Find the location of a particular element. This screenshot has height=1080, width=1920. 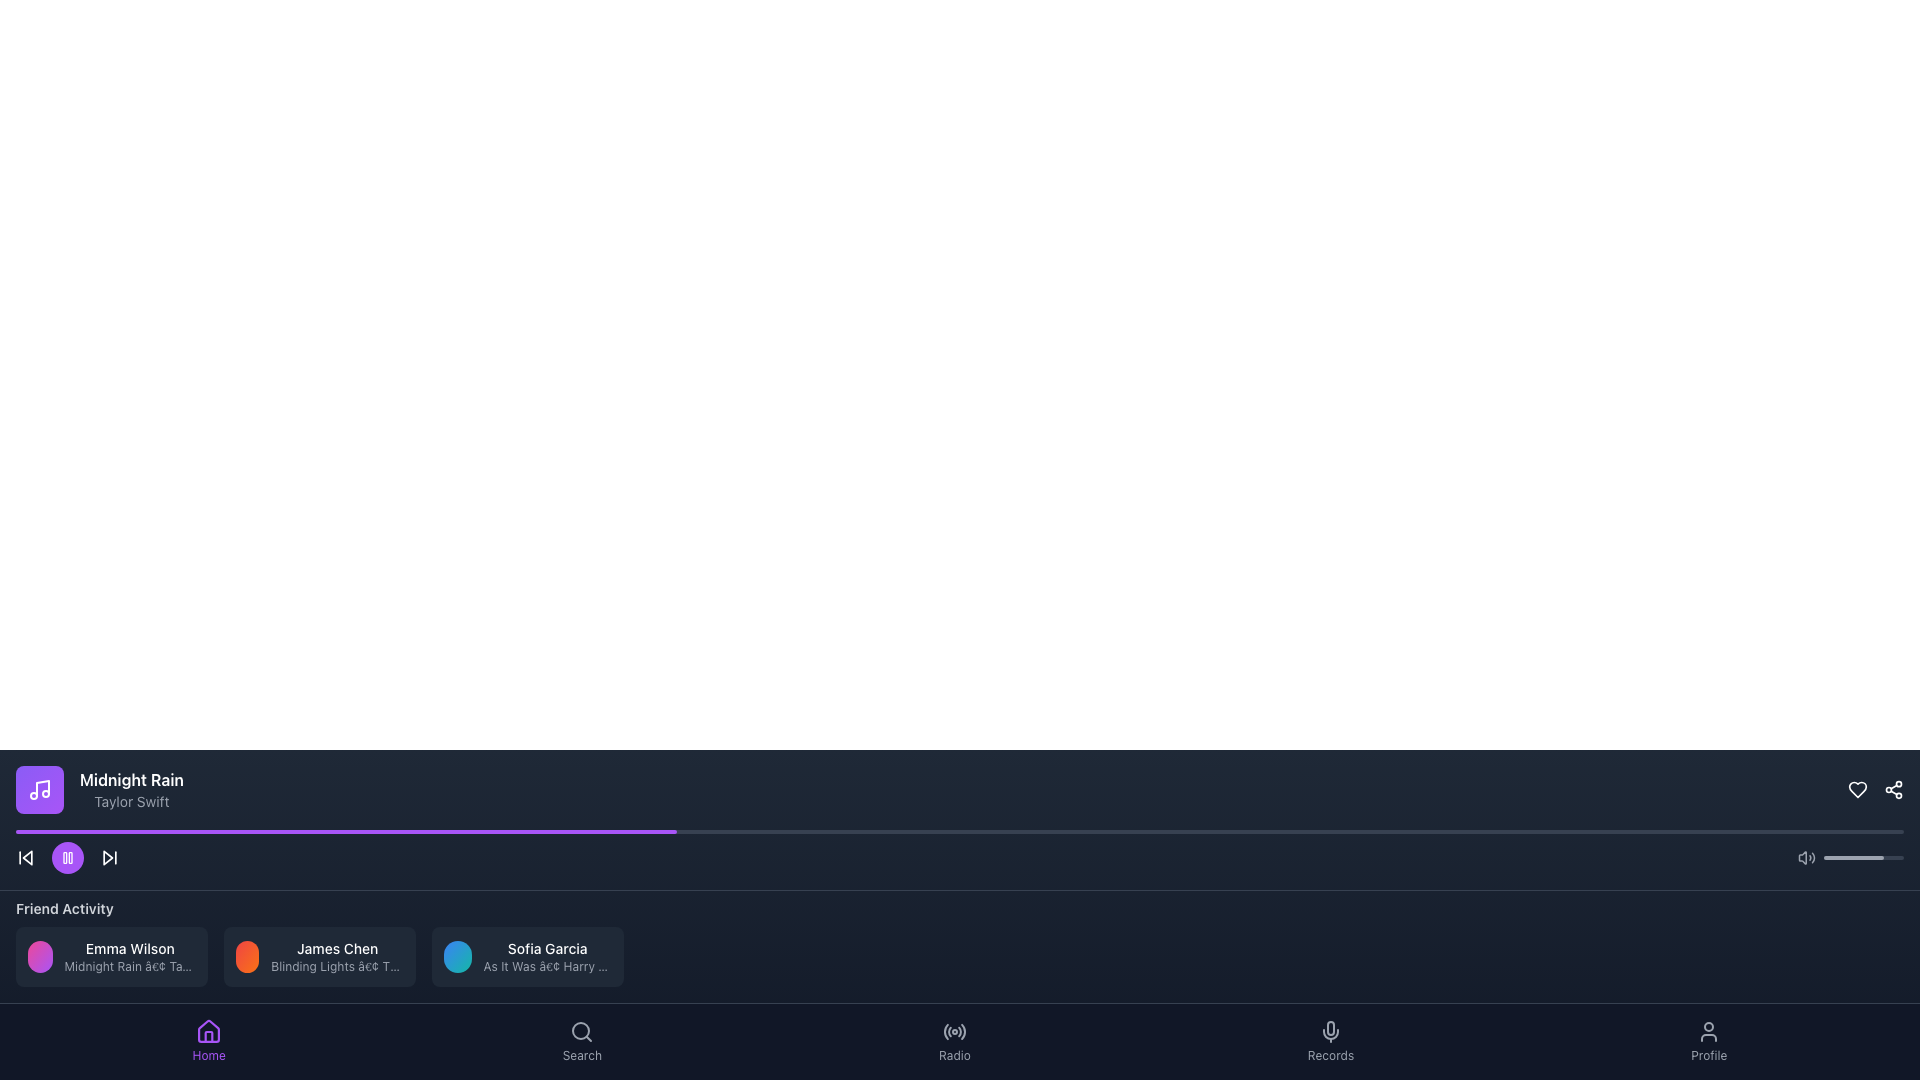

the volume slider is located at coordinates (1863, 856).